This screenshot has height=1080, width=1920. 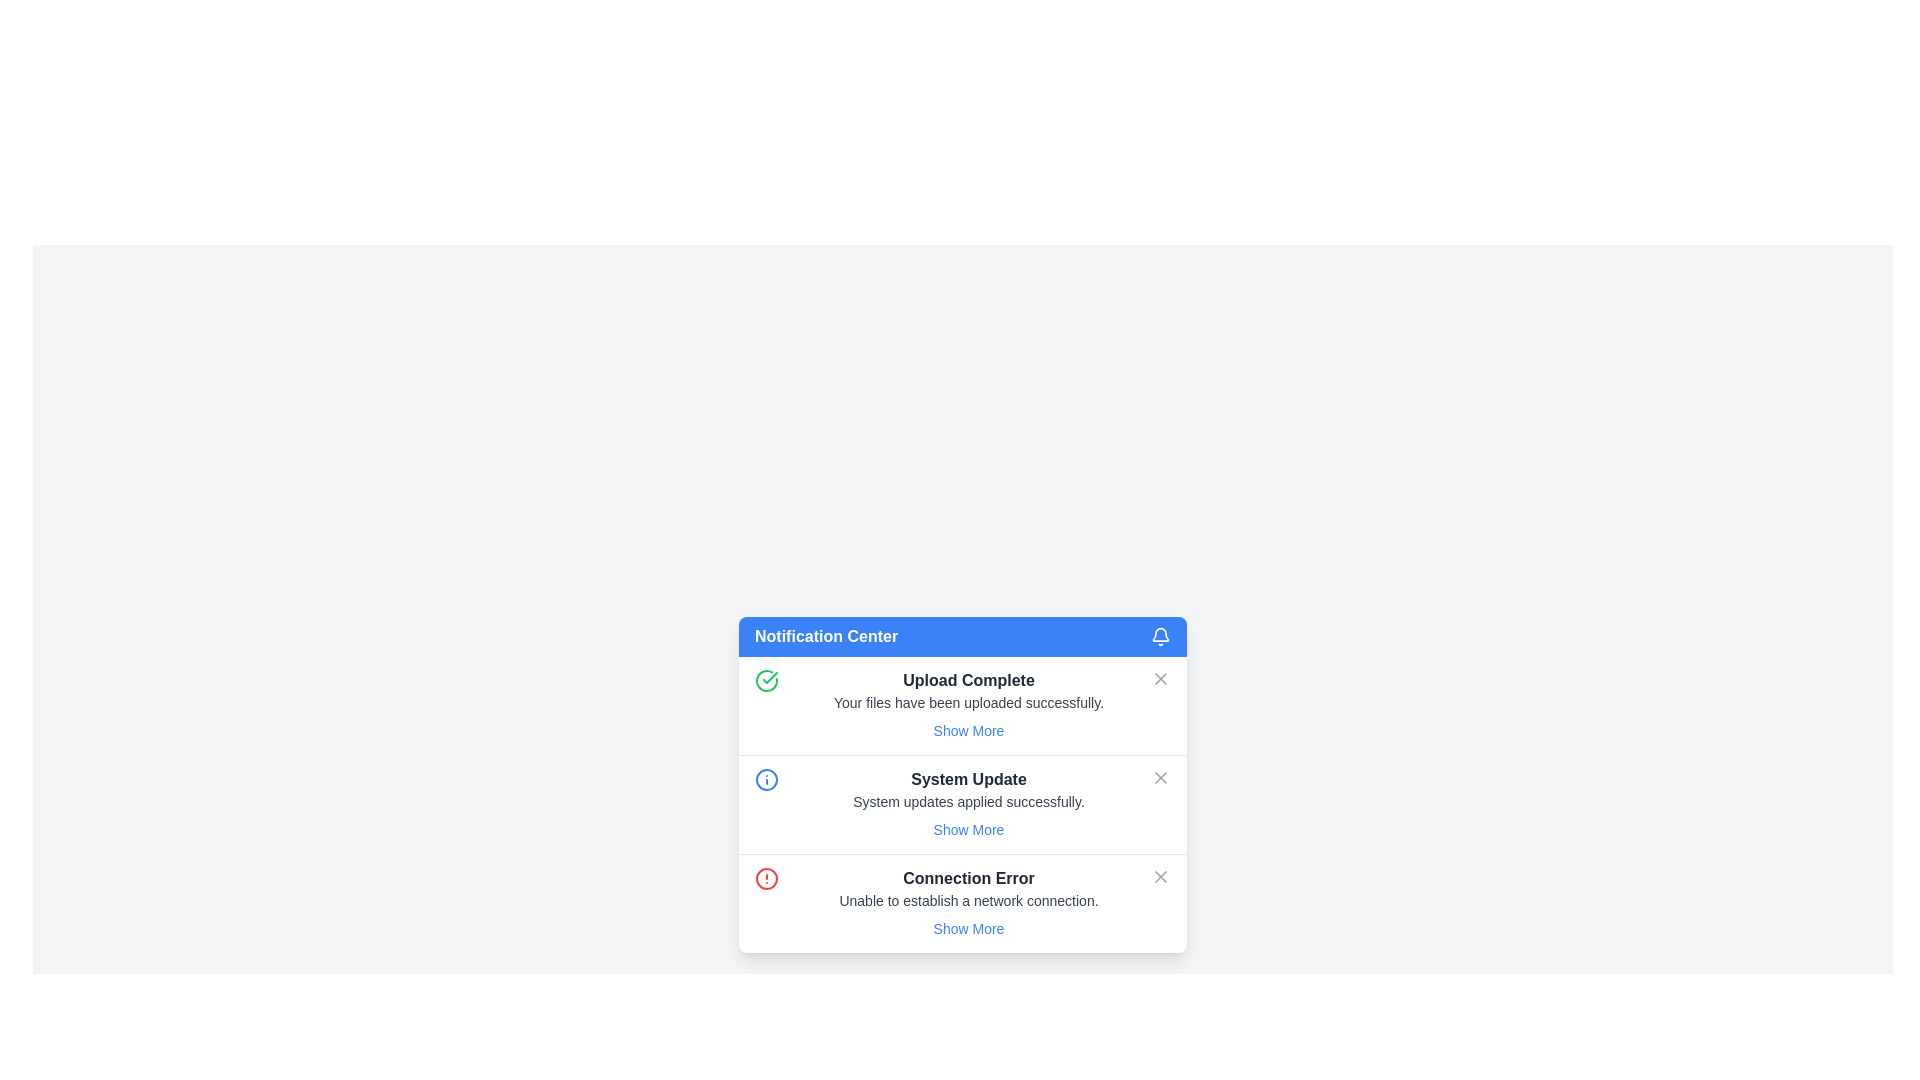 I want to click on the small vector graphic icon, so click(x=1161, y=677).